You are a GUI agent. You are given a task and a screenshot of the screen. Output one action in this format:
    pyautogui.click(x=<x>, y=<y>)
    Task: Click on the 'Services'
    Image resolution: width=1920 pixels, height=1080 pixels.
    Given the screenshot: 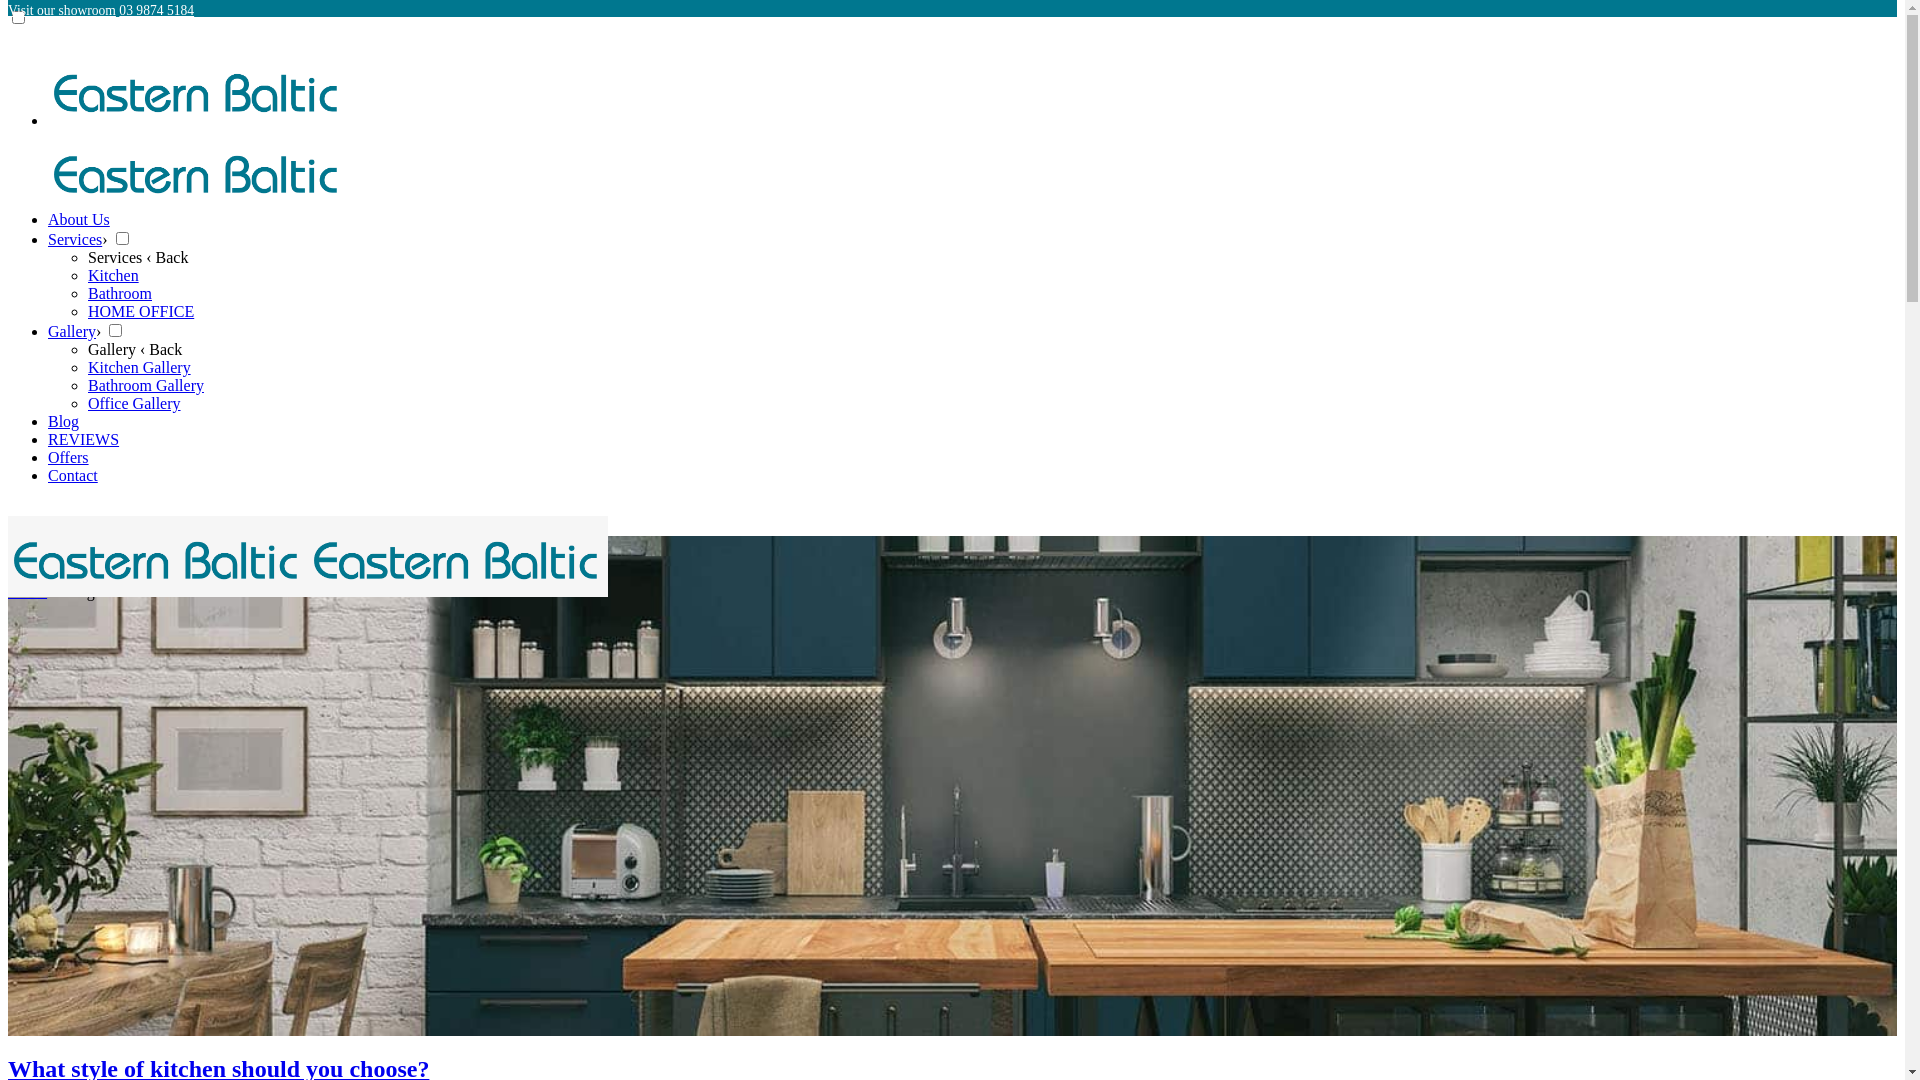 What is the action you would take?
    pyautogui.click(x=75, y=238)
    